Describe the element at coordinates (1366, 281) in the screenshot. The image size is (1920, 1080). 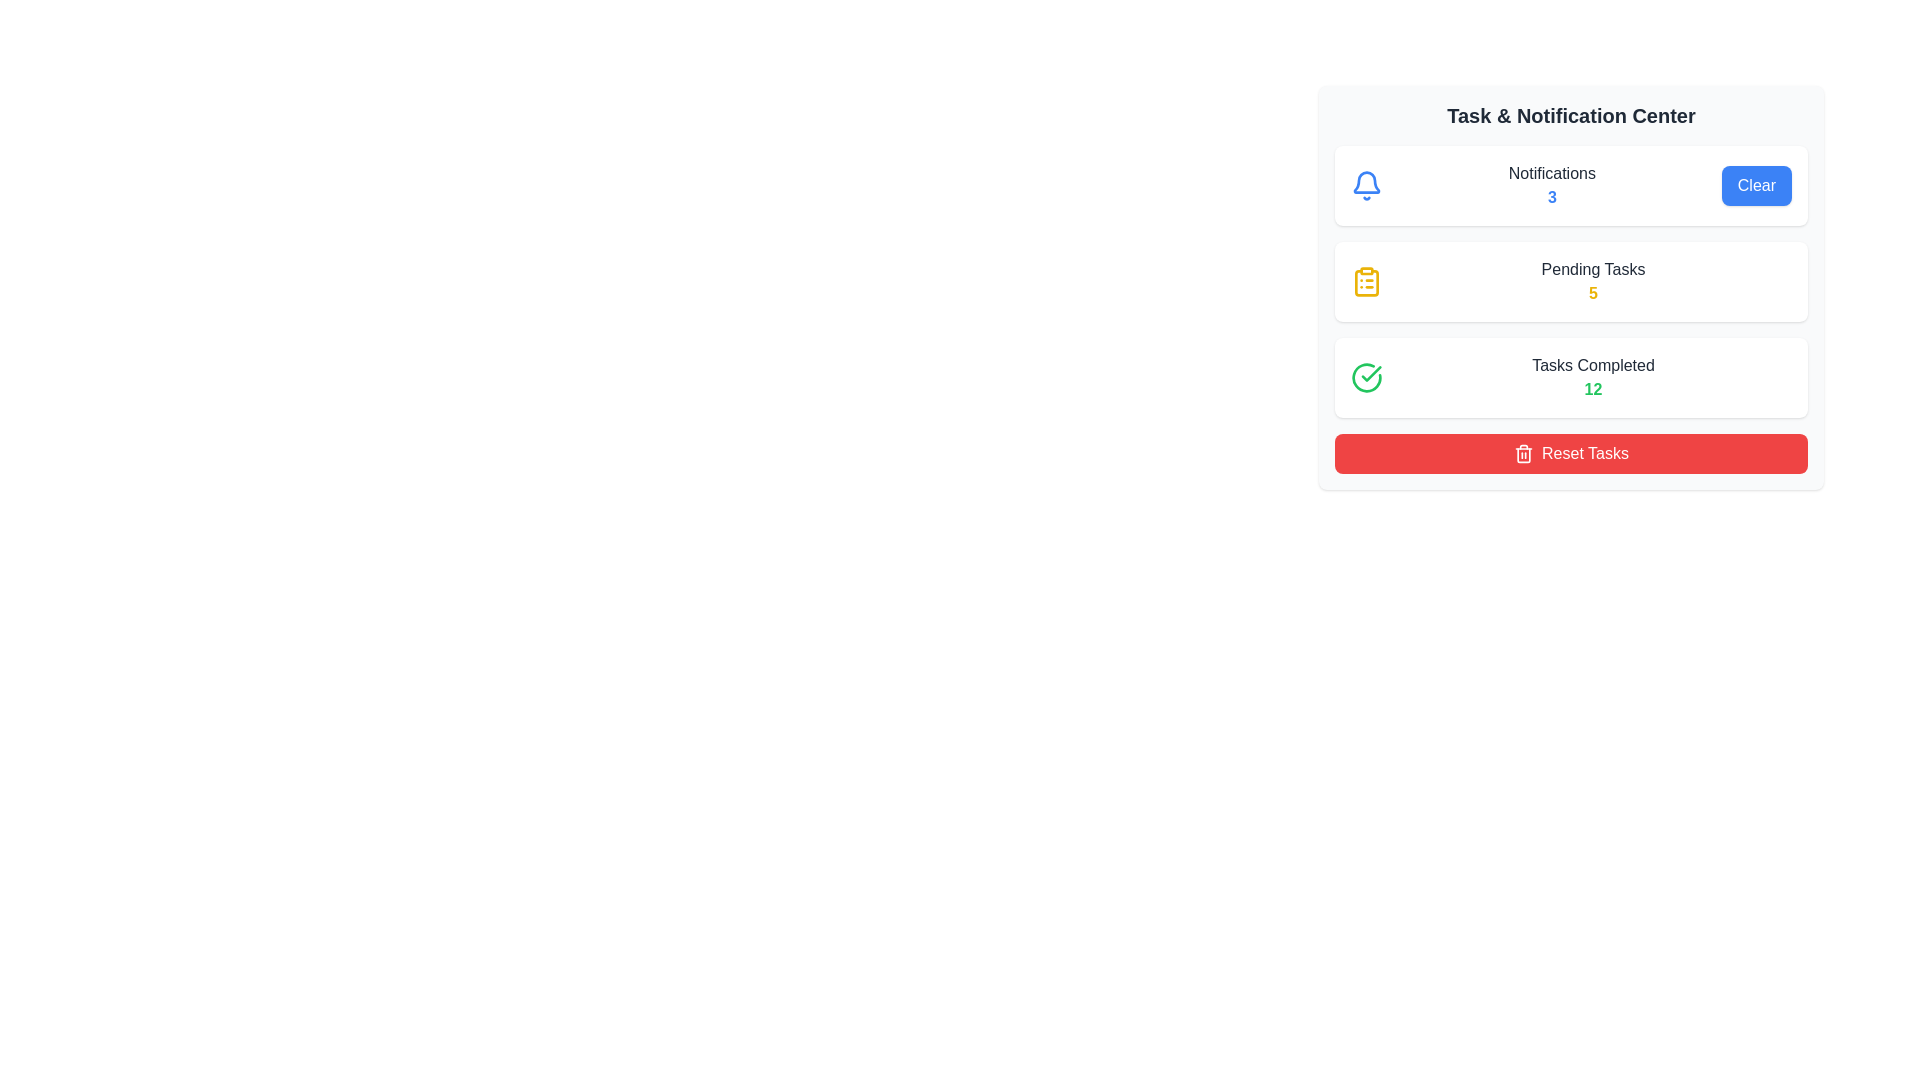
I see `the yellow clipboard icon located in the 'Pending Tasks' section, which is the leftmost icon in the second row of the task and notification panel` at that location.